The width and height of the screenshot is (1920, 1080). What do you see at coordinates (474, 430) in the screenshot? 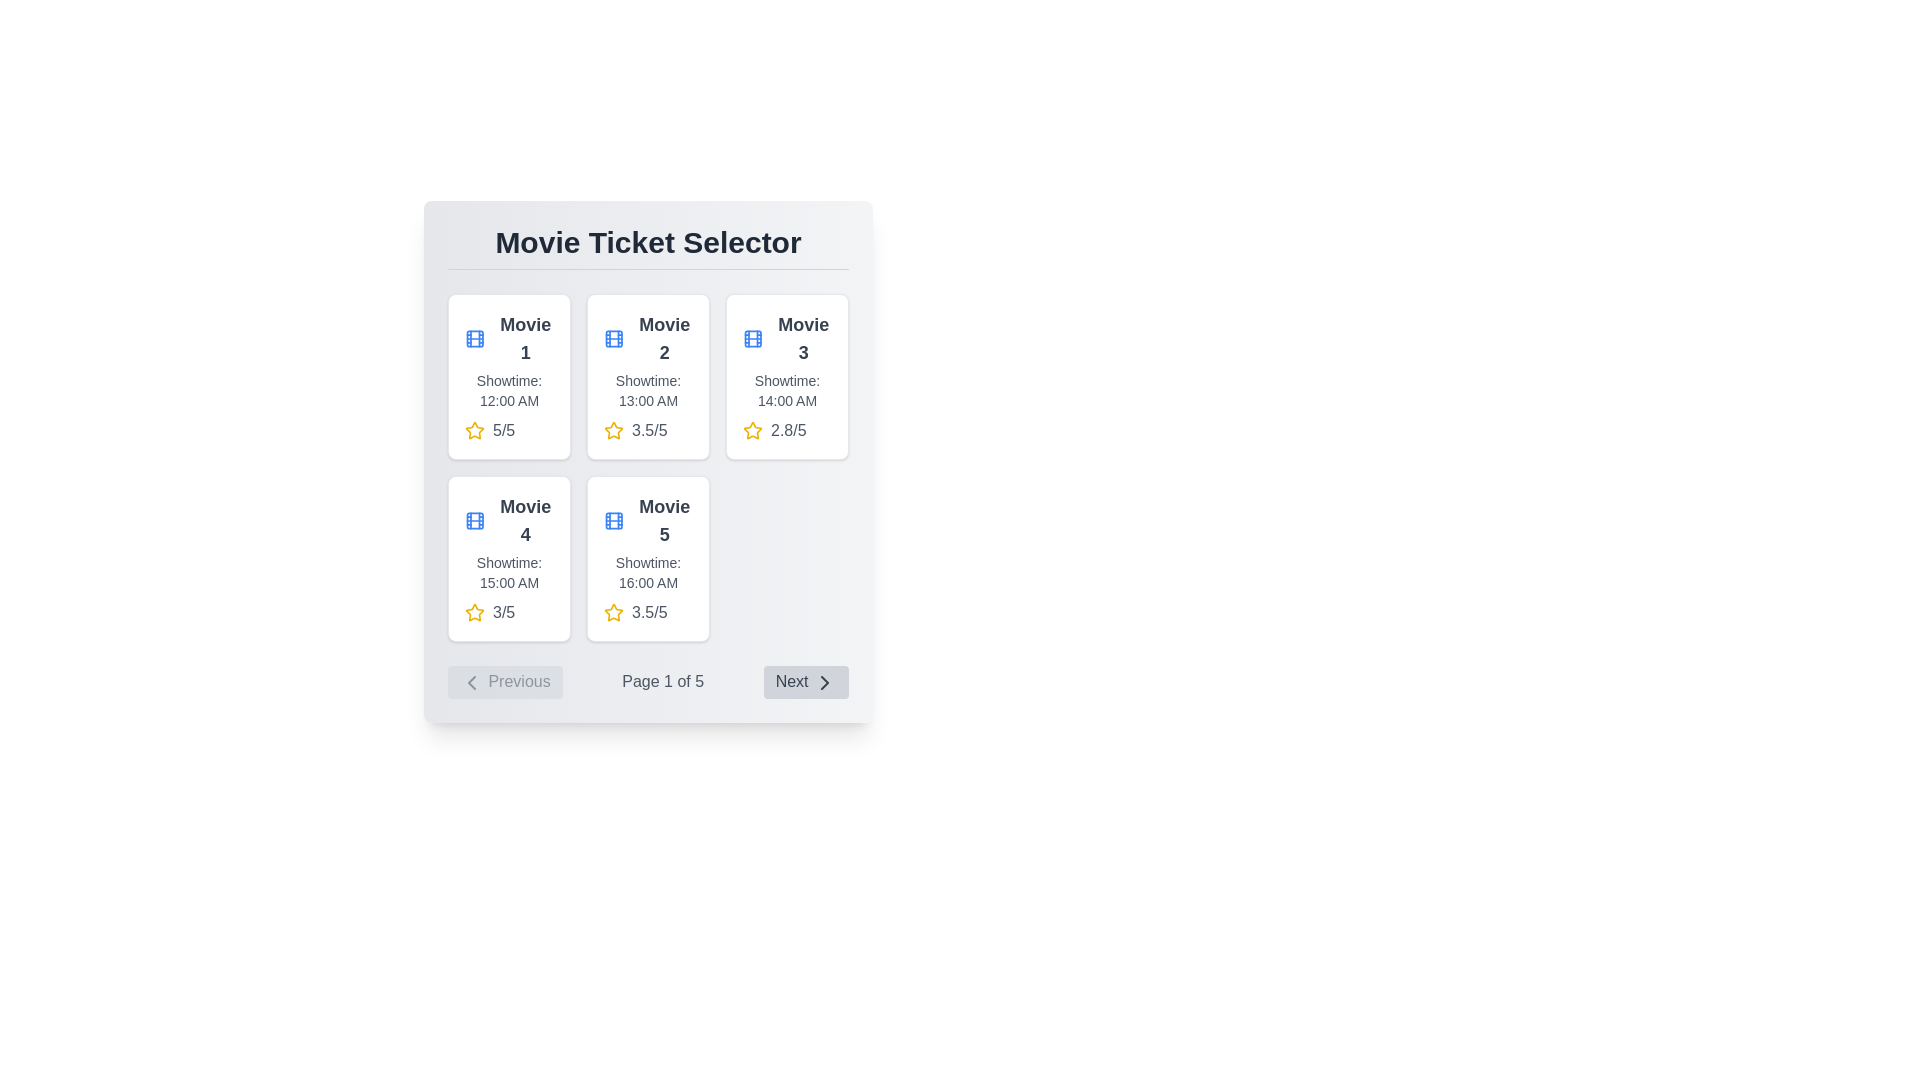
I see `the yellow star icon representing the rating, located in the first movie card next to the '5/5' rating text` at bounding box center [474, 430].